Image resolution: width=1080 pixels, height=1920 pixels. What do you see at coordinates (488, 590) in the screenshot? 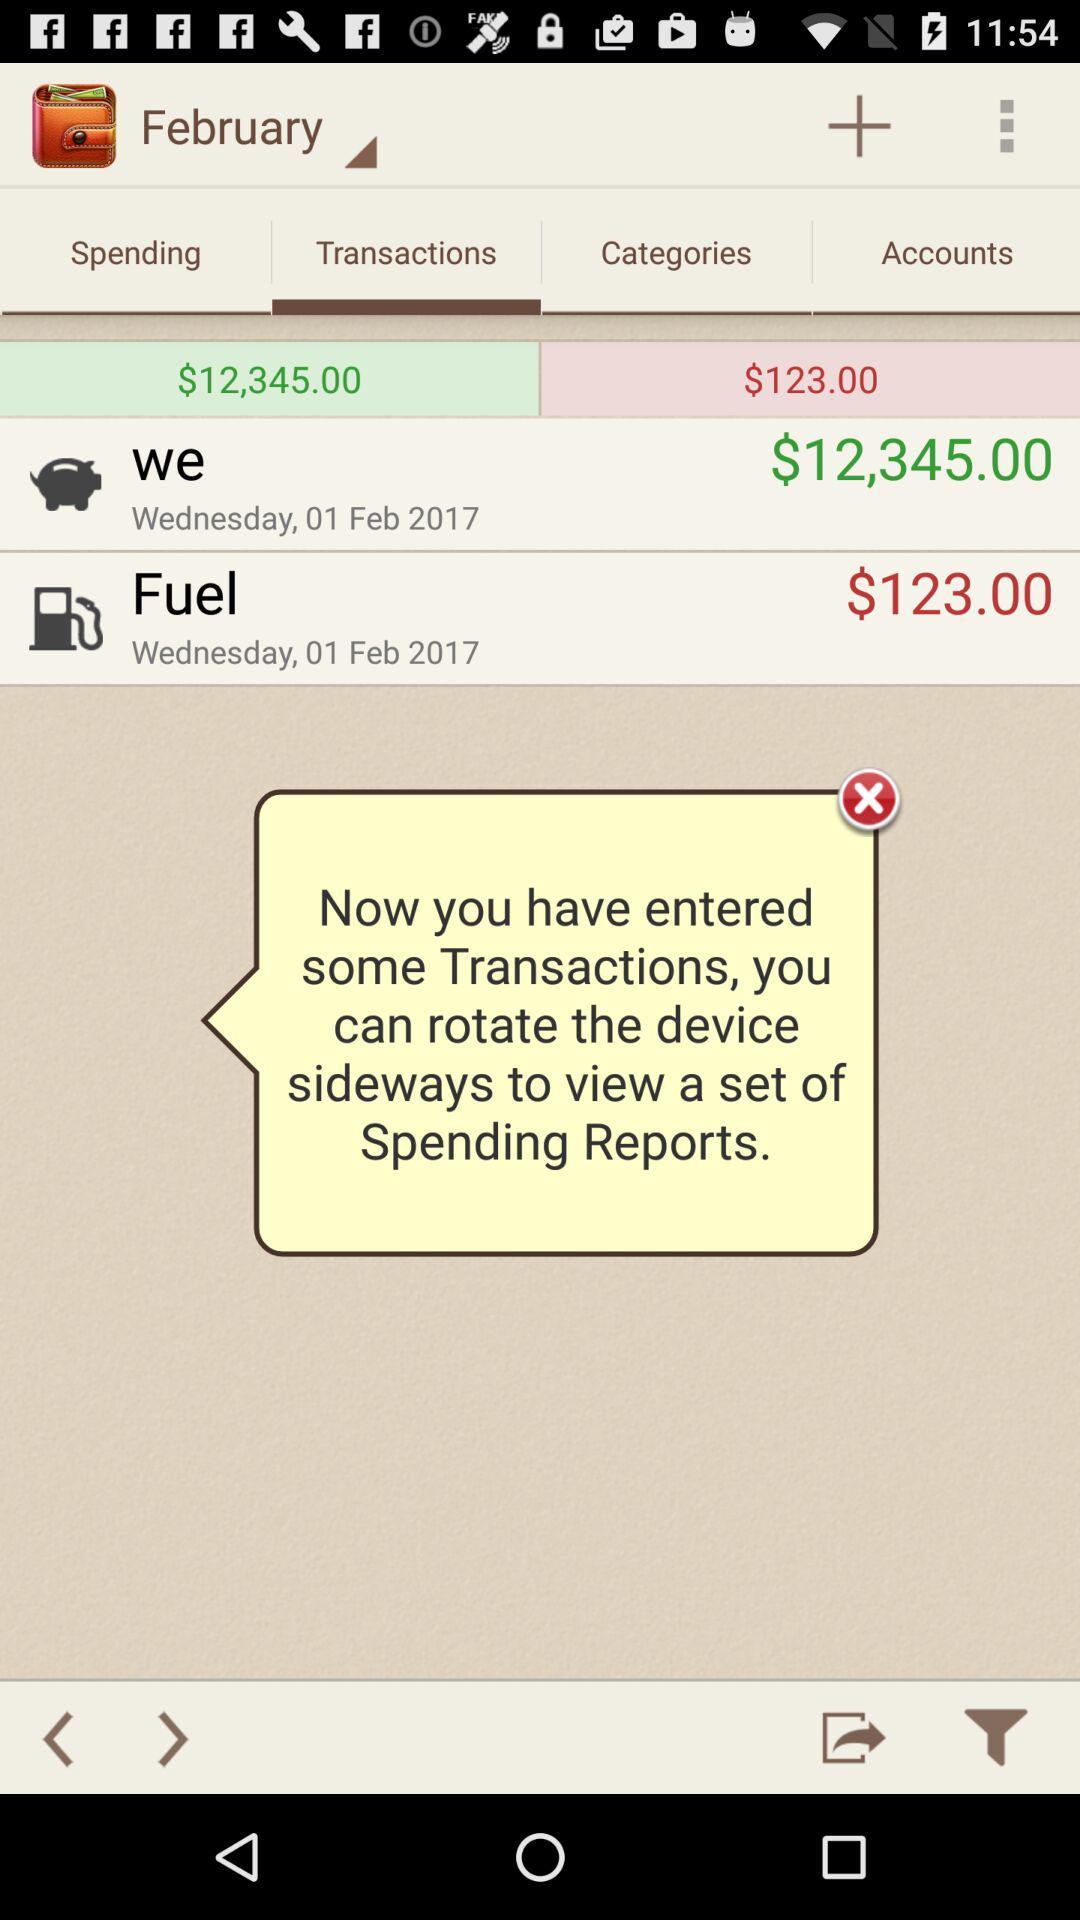
I see `item to the left of $123.00 icon` at bounding box center [488, 590].